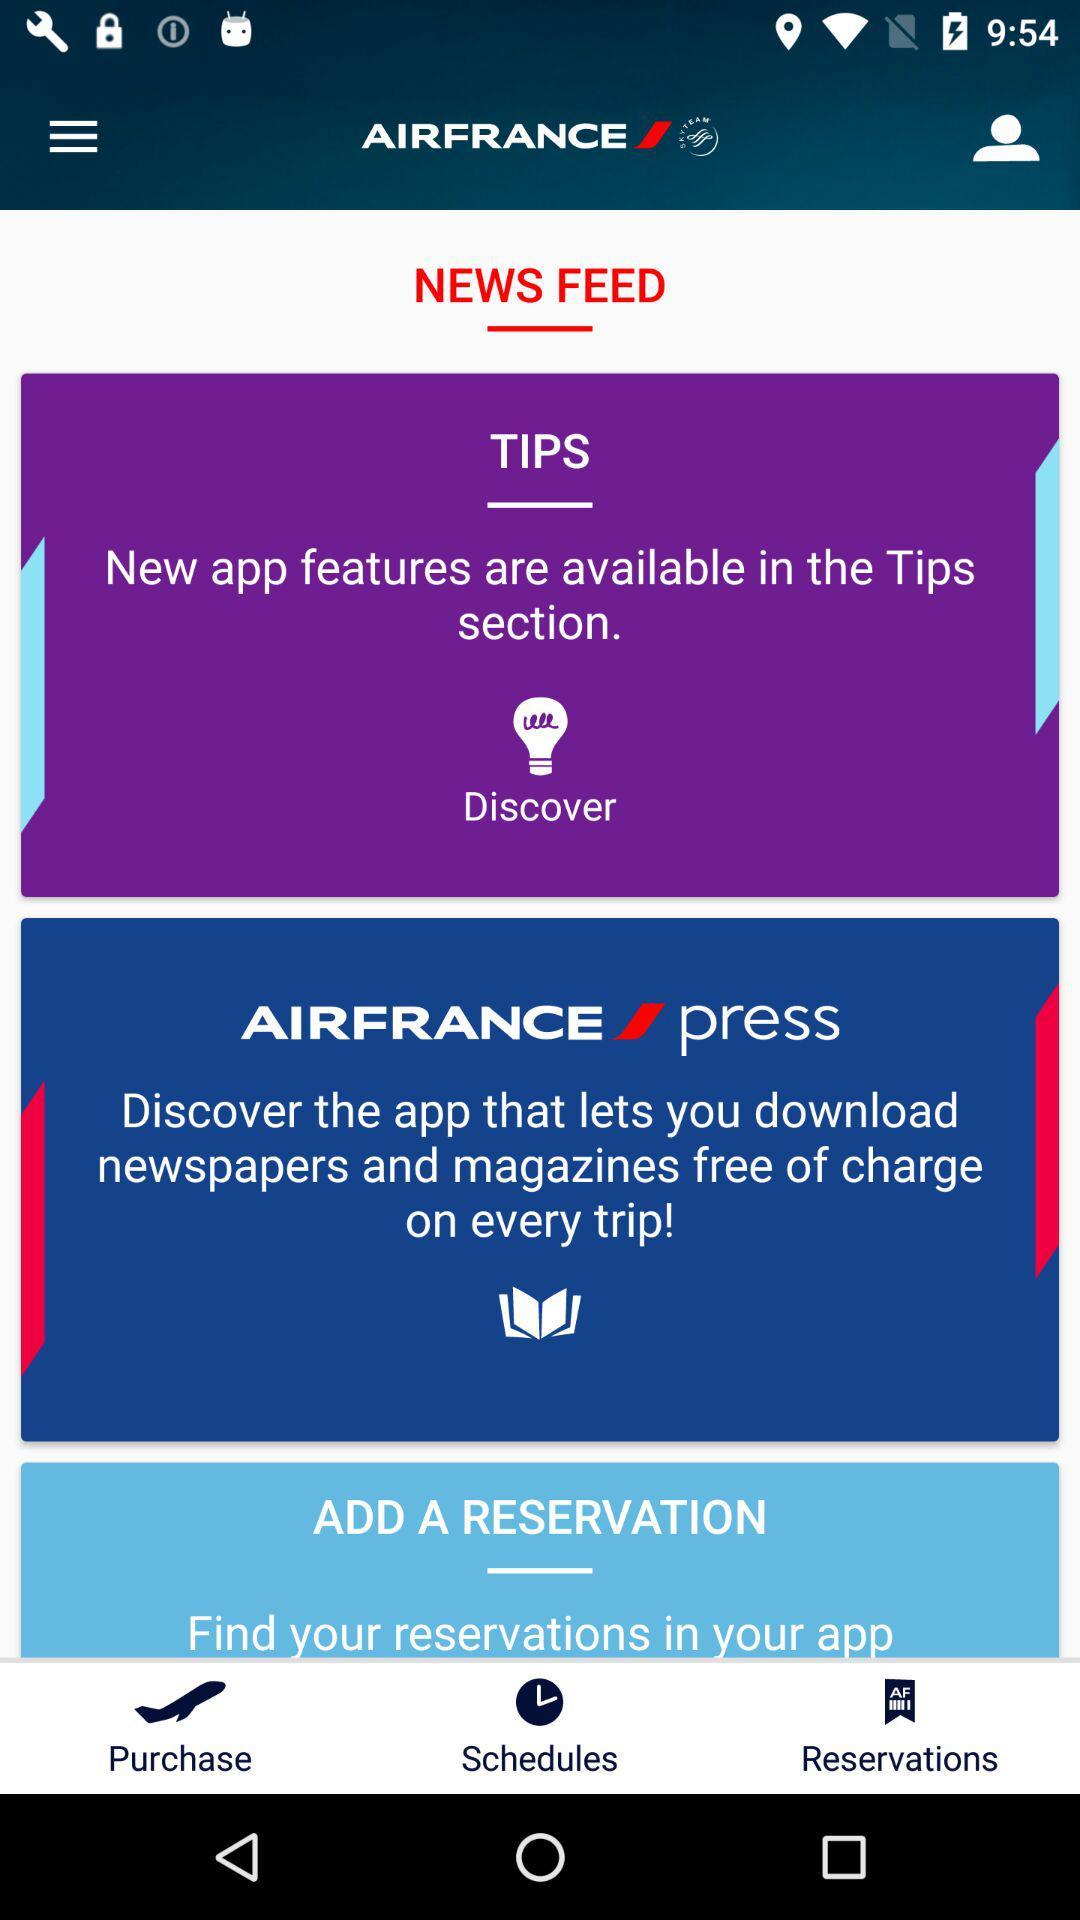 The height and width of the screenshot is (1920, 1080). Describe the element at coordinates (180, 1727) in the screenshot. I see `the purchase item` at that location.